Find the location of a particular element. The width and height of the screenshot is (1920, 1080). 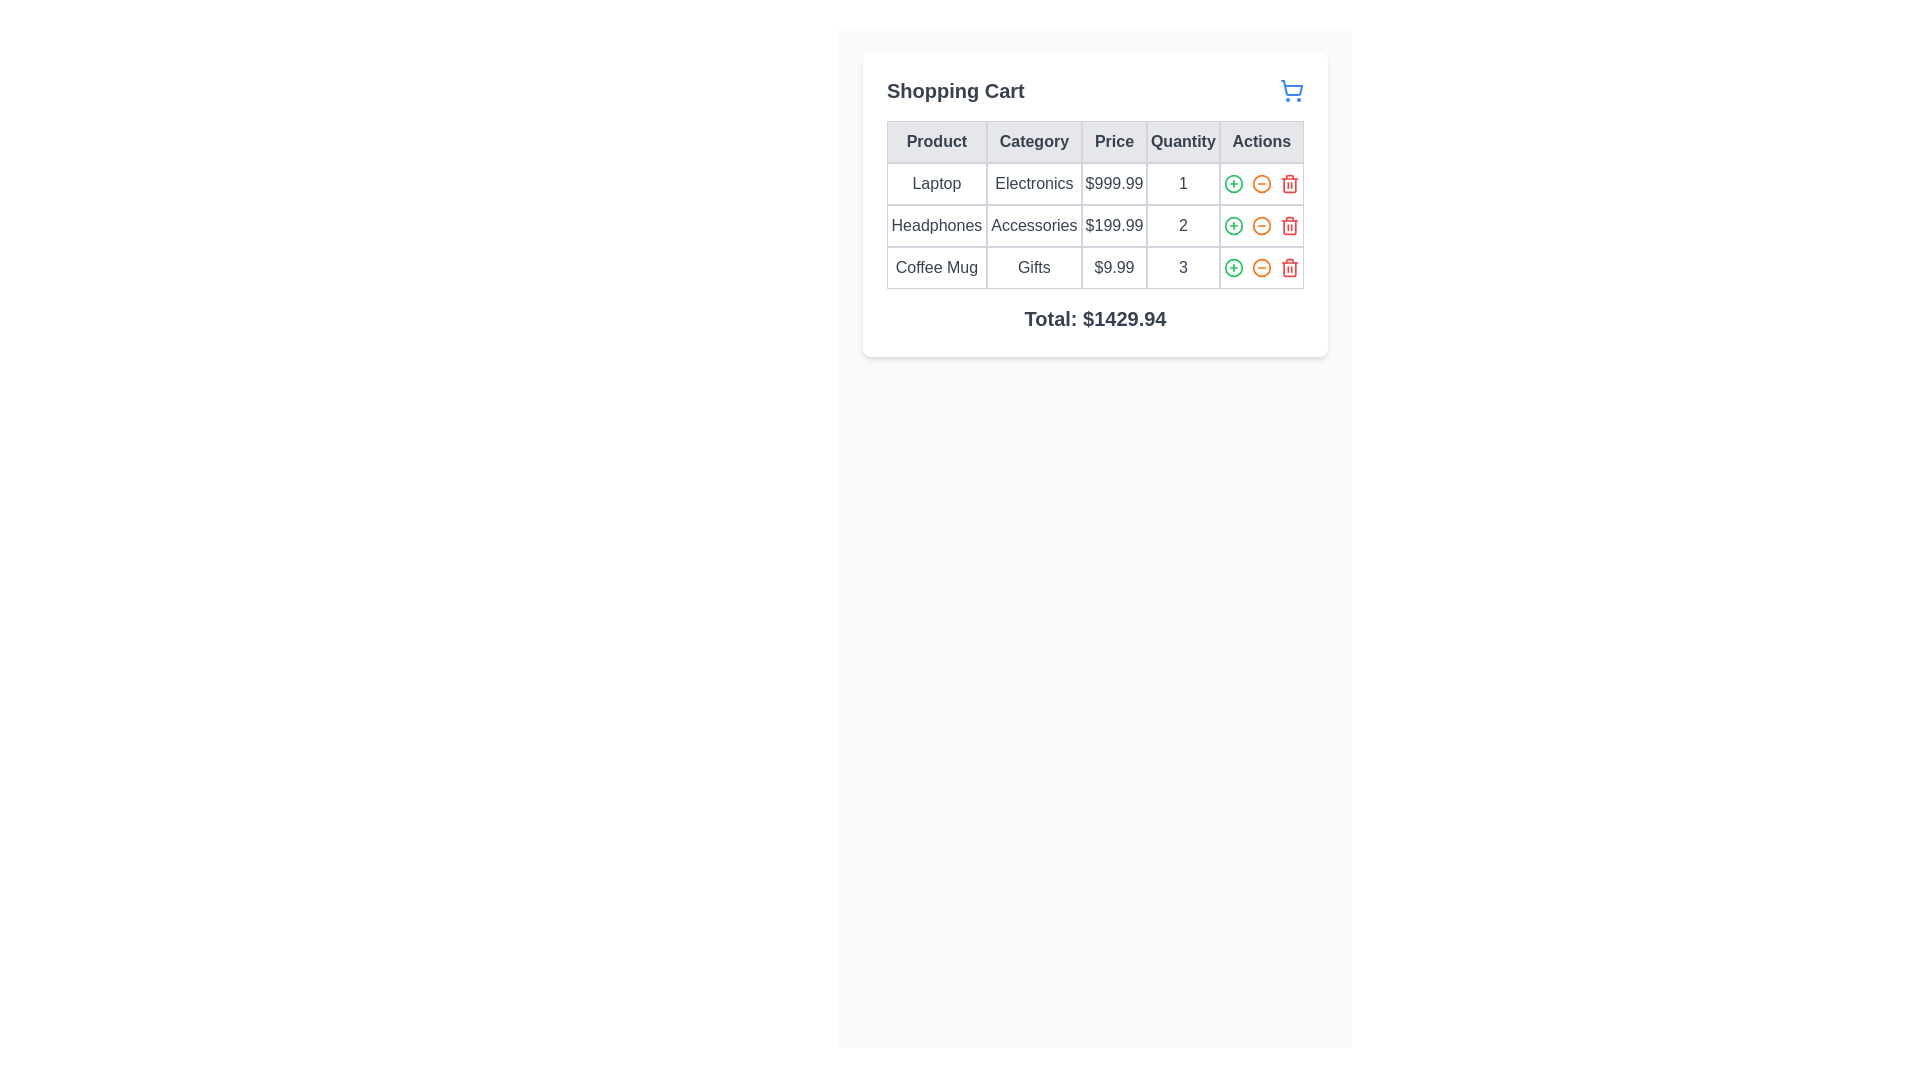

the 'Quantity' label, which is the fourth column header in the 'Shopping Cart' table, displayed in bold and dark font is located at coordinates (1183, 141).